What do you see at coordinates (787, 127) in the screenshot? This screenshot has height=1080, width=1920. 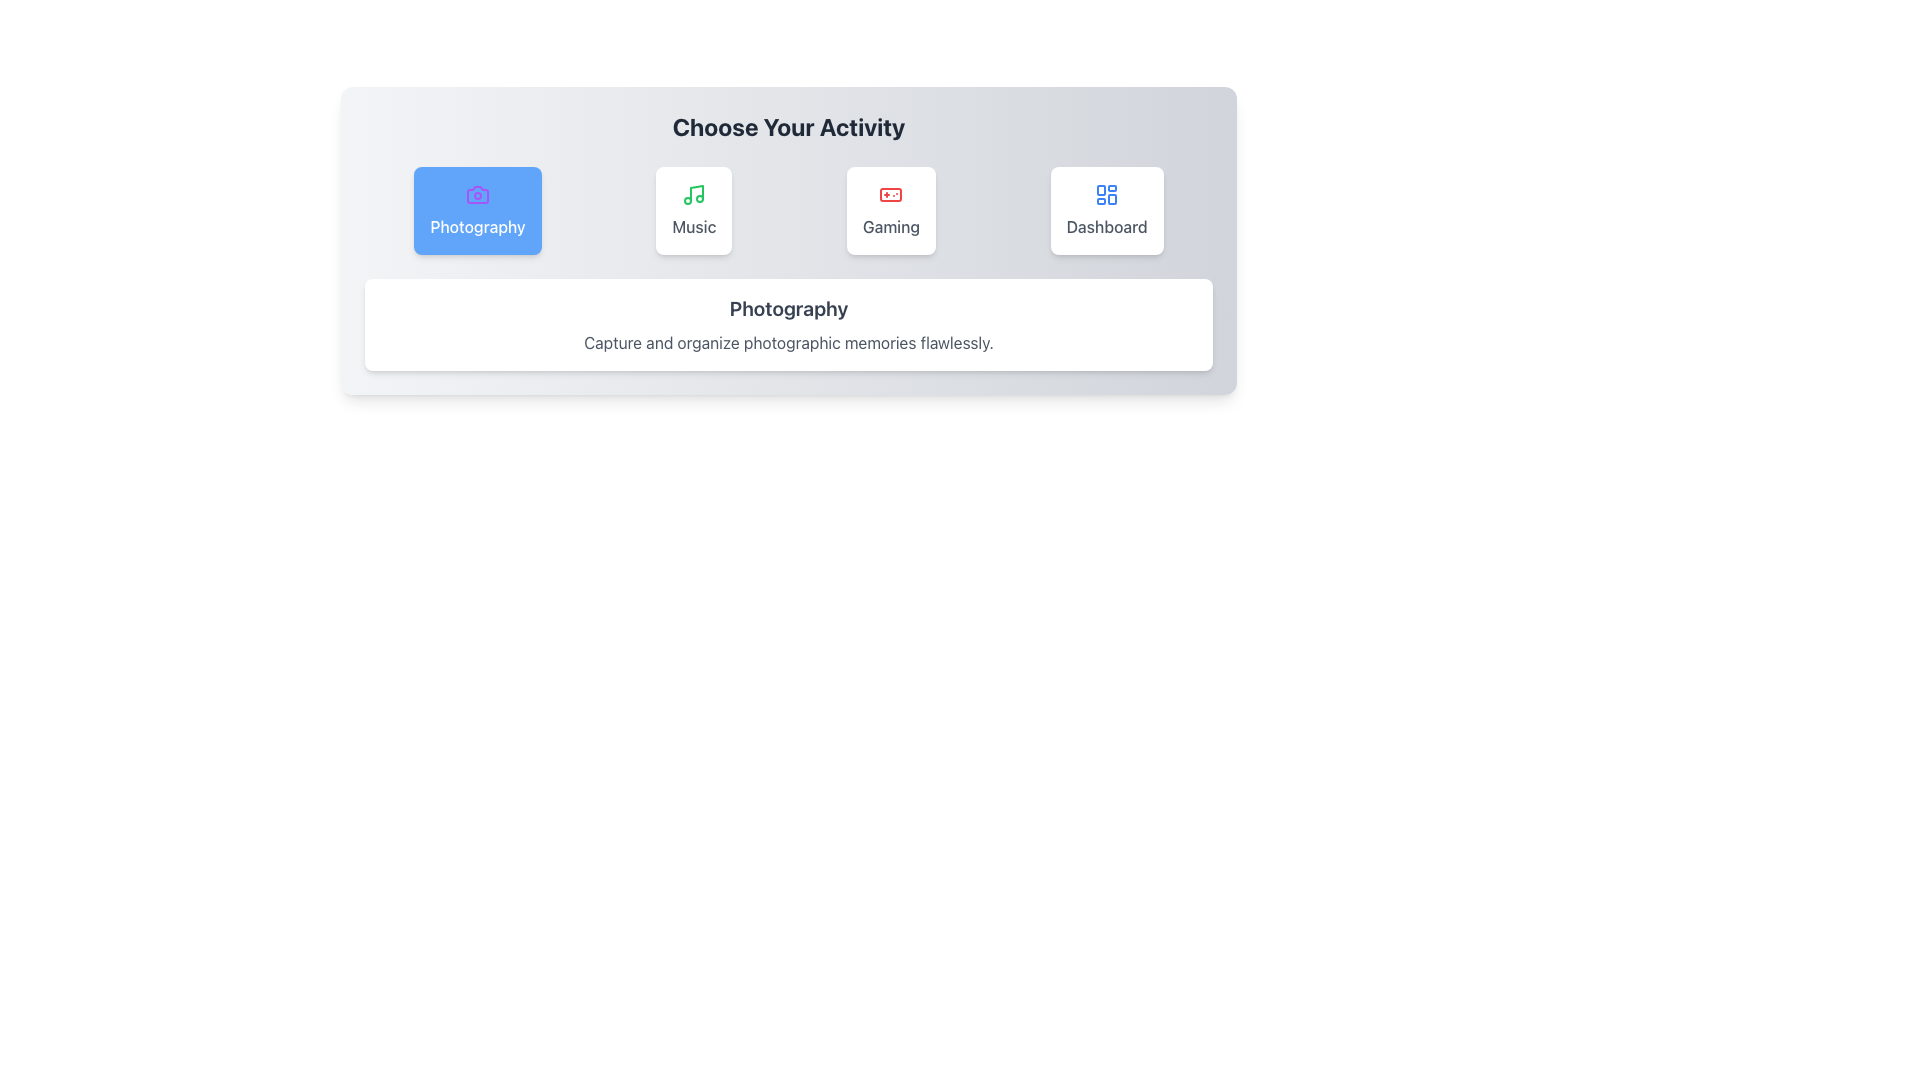 I see `text label that serves as a title or heading for the activity selection options, positioned at the top center of the light gray rectangular box` at bounding box center [787, 127].